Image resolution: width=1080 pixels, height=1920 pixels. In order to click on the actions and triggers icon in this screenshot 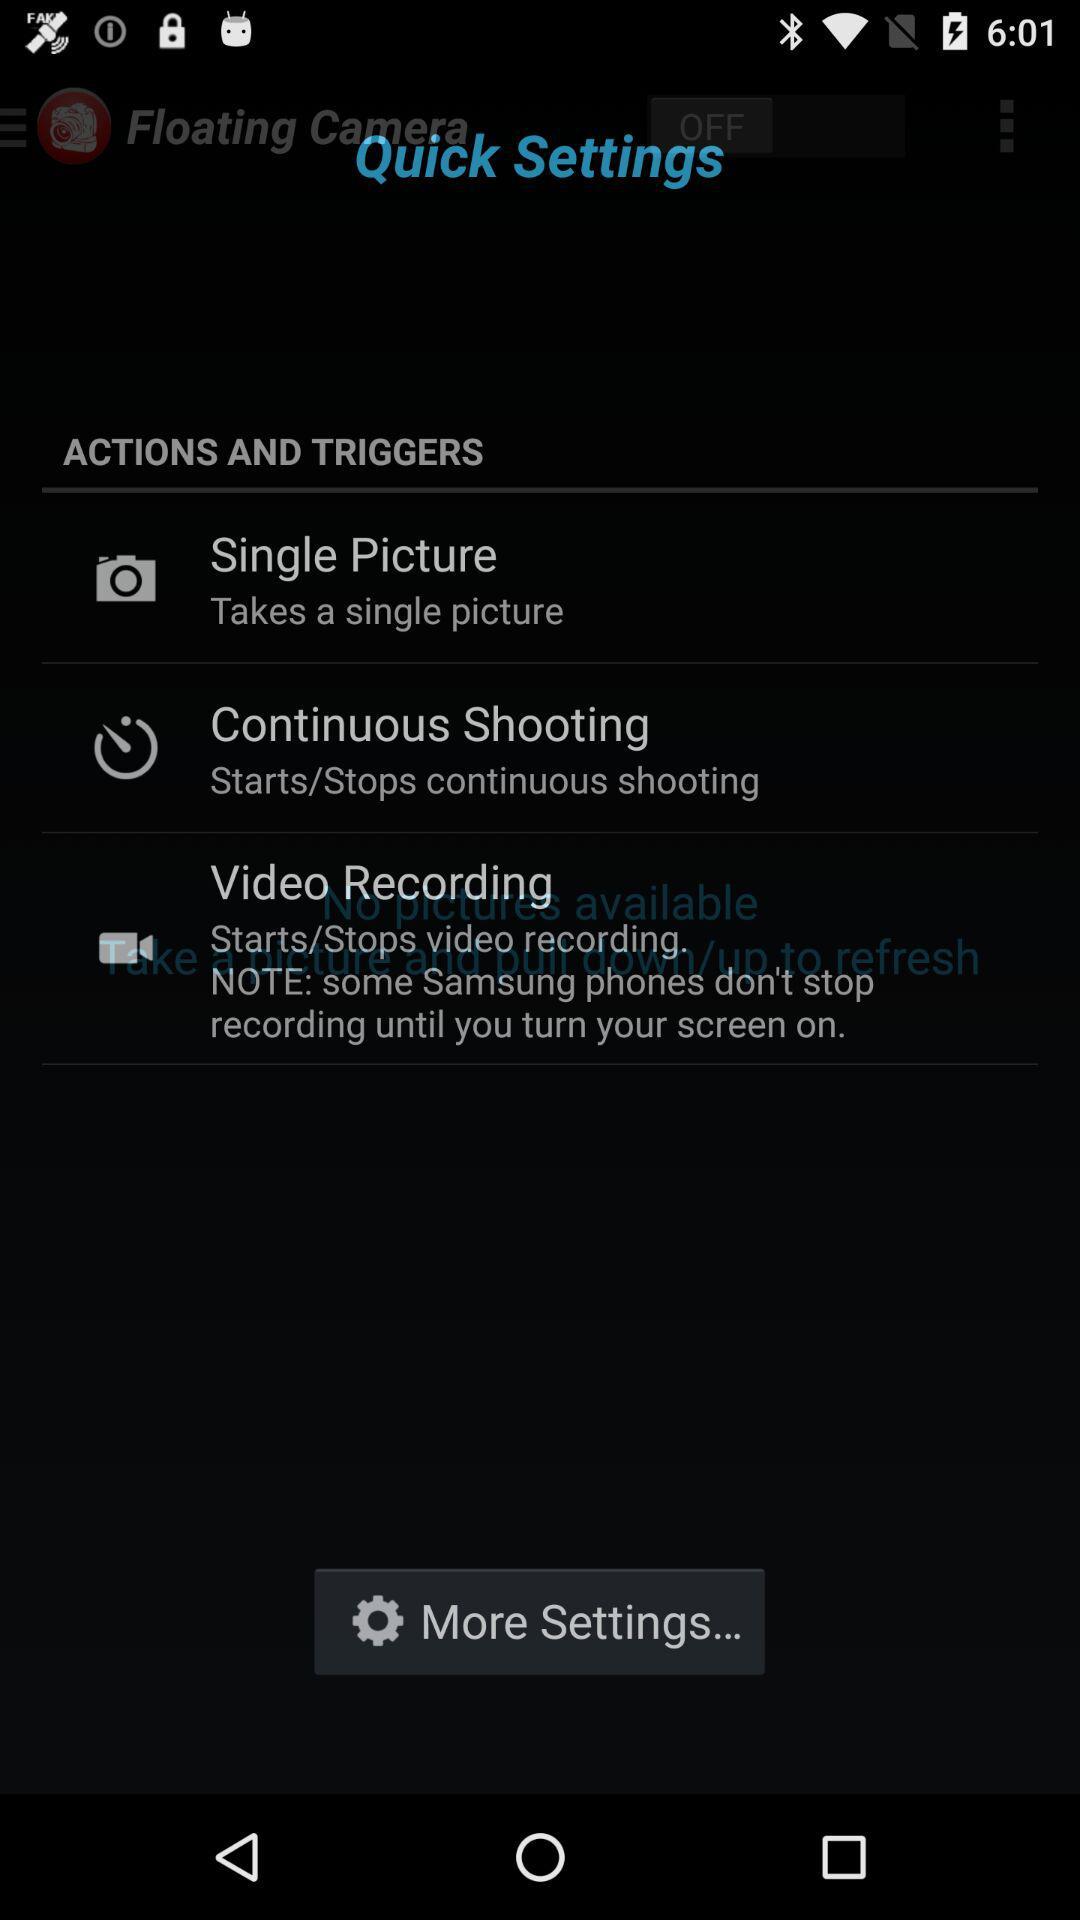, I will do `click(540, 449)`.